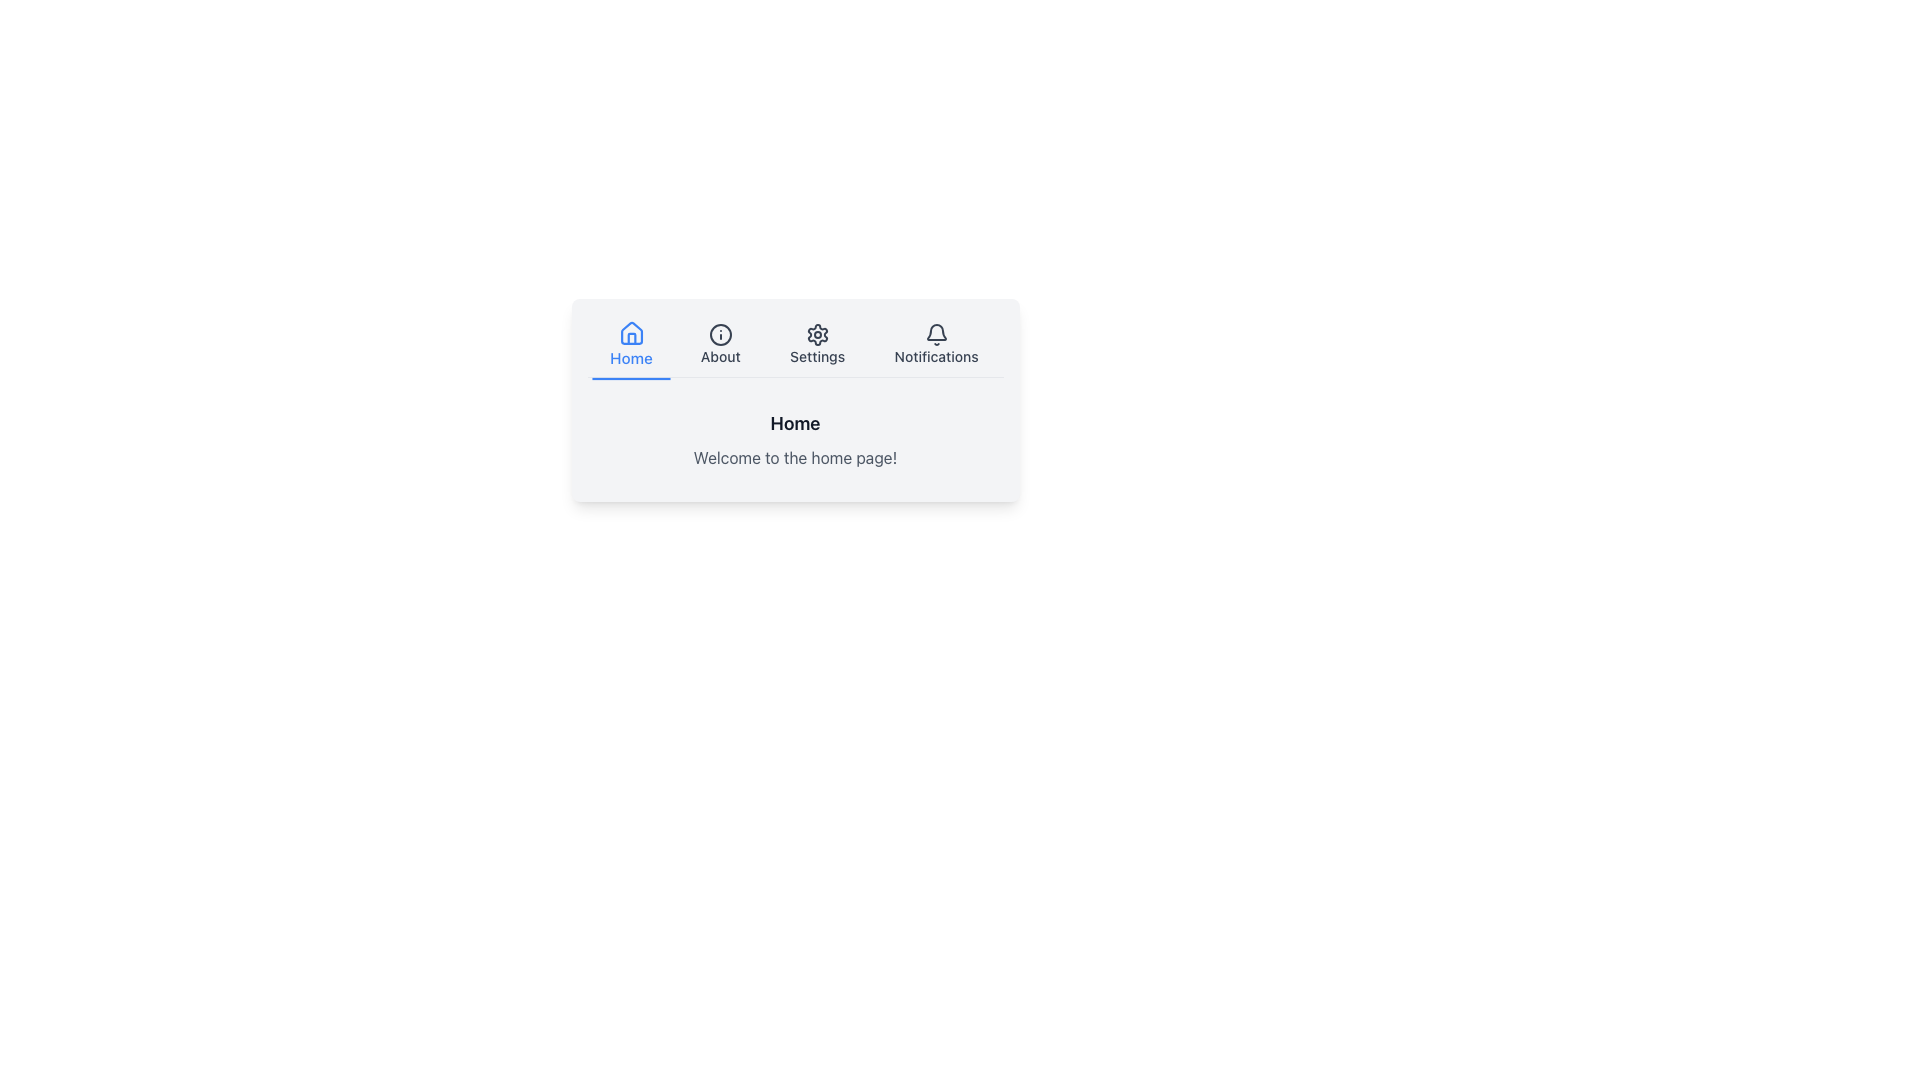 The width and height of the screenshot is (1920, 1080). Describe the element at coordinates (720, 334) in the screenshot. I see `the 'About' icon located above the 'About' text in the navigation bar` at that location.